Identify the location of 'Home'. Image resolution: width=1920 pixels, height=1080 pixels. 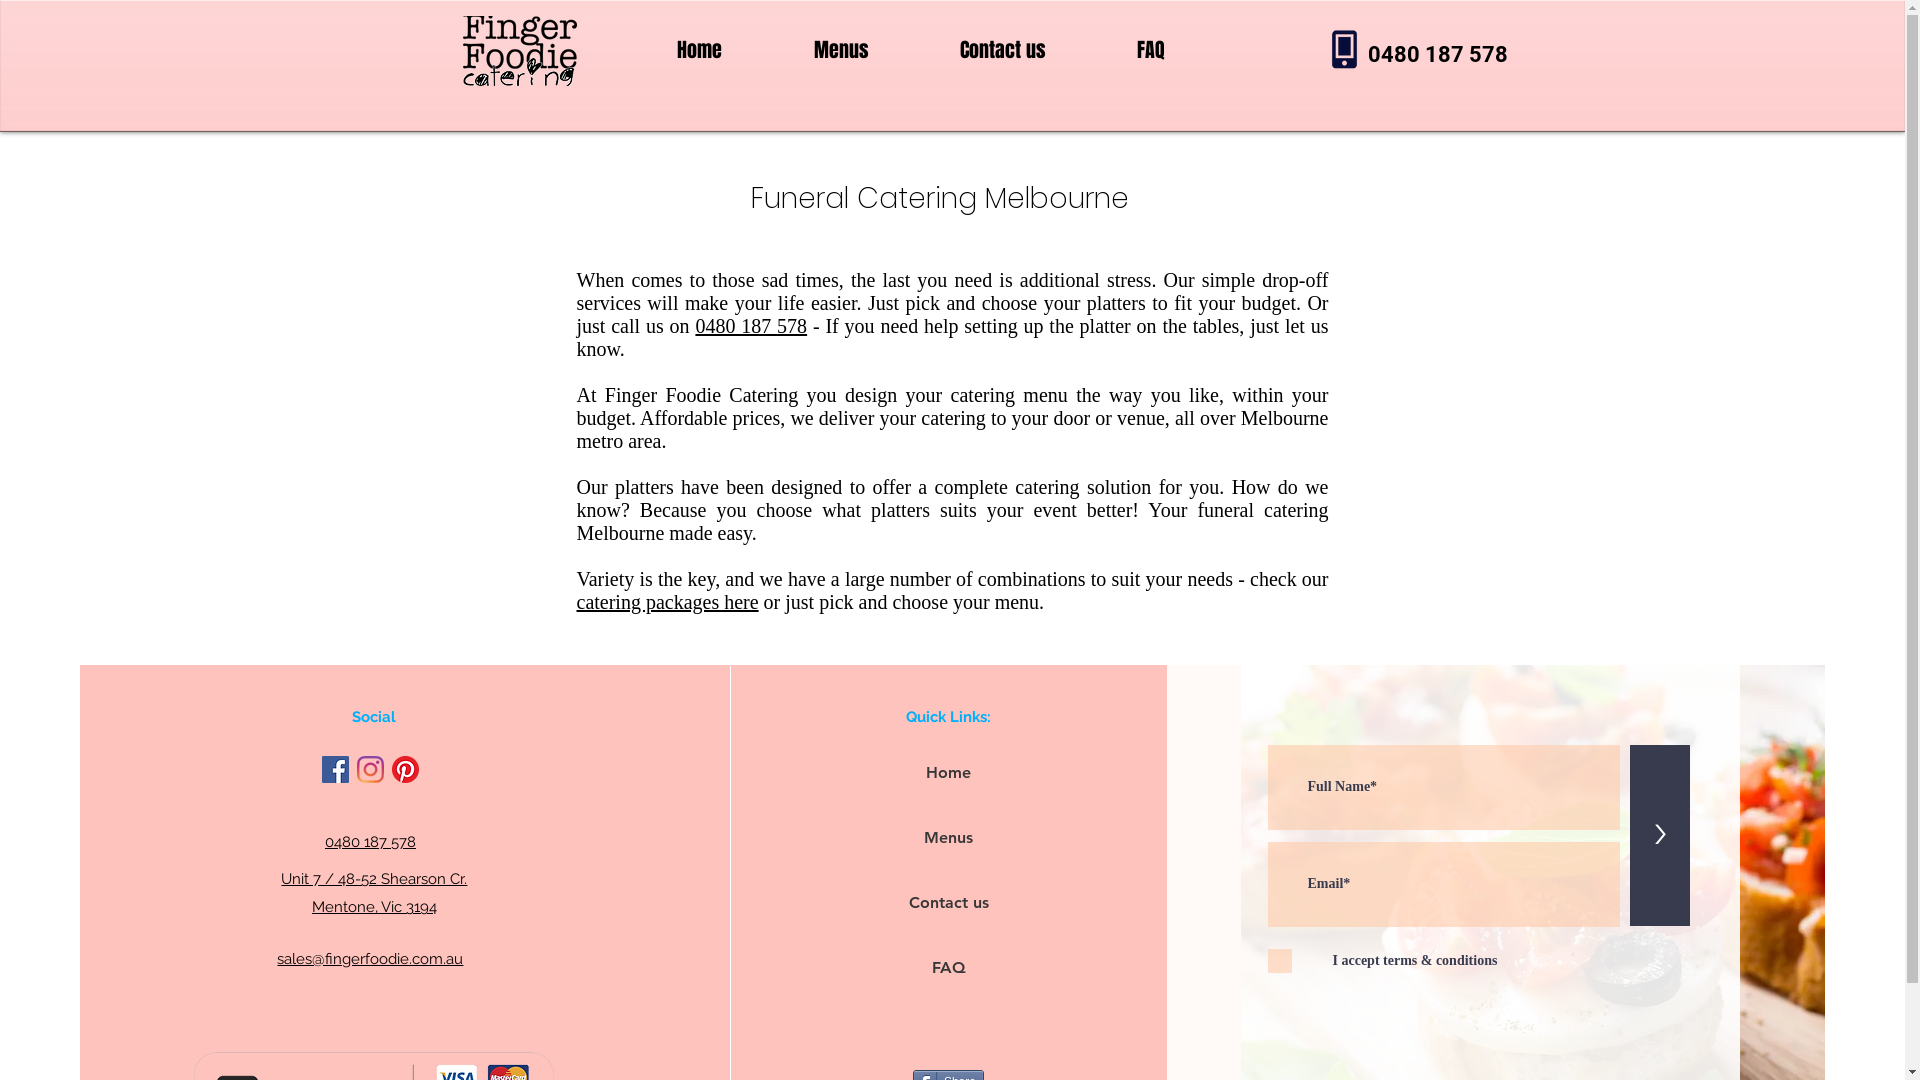
(948, 771).